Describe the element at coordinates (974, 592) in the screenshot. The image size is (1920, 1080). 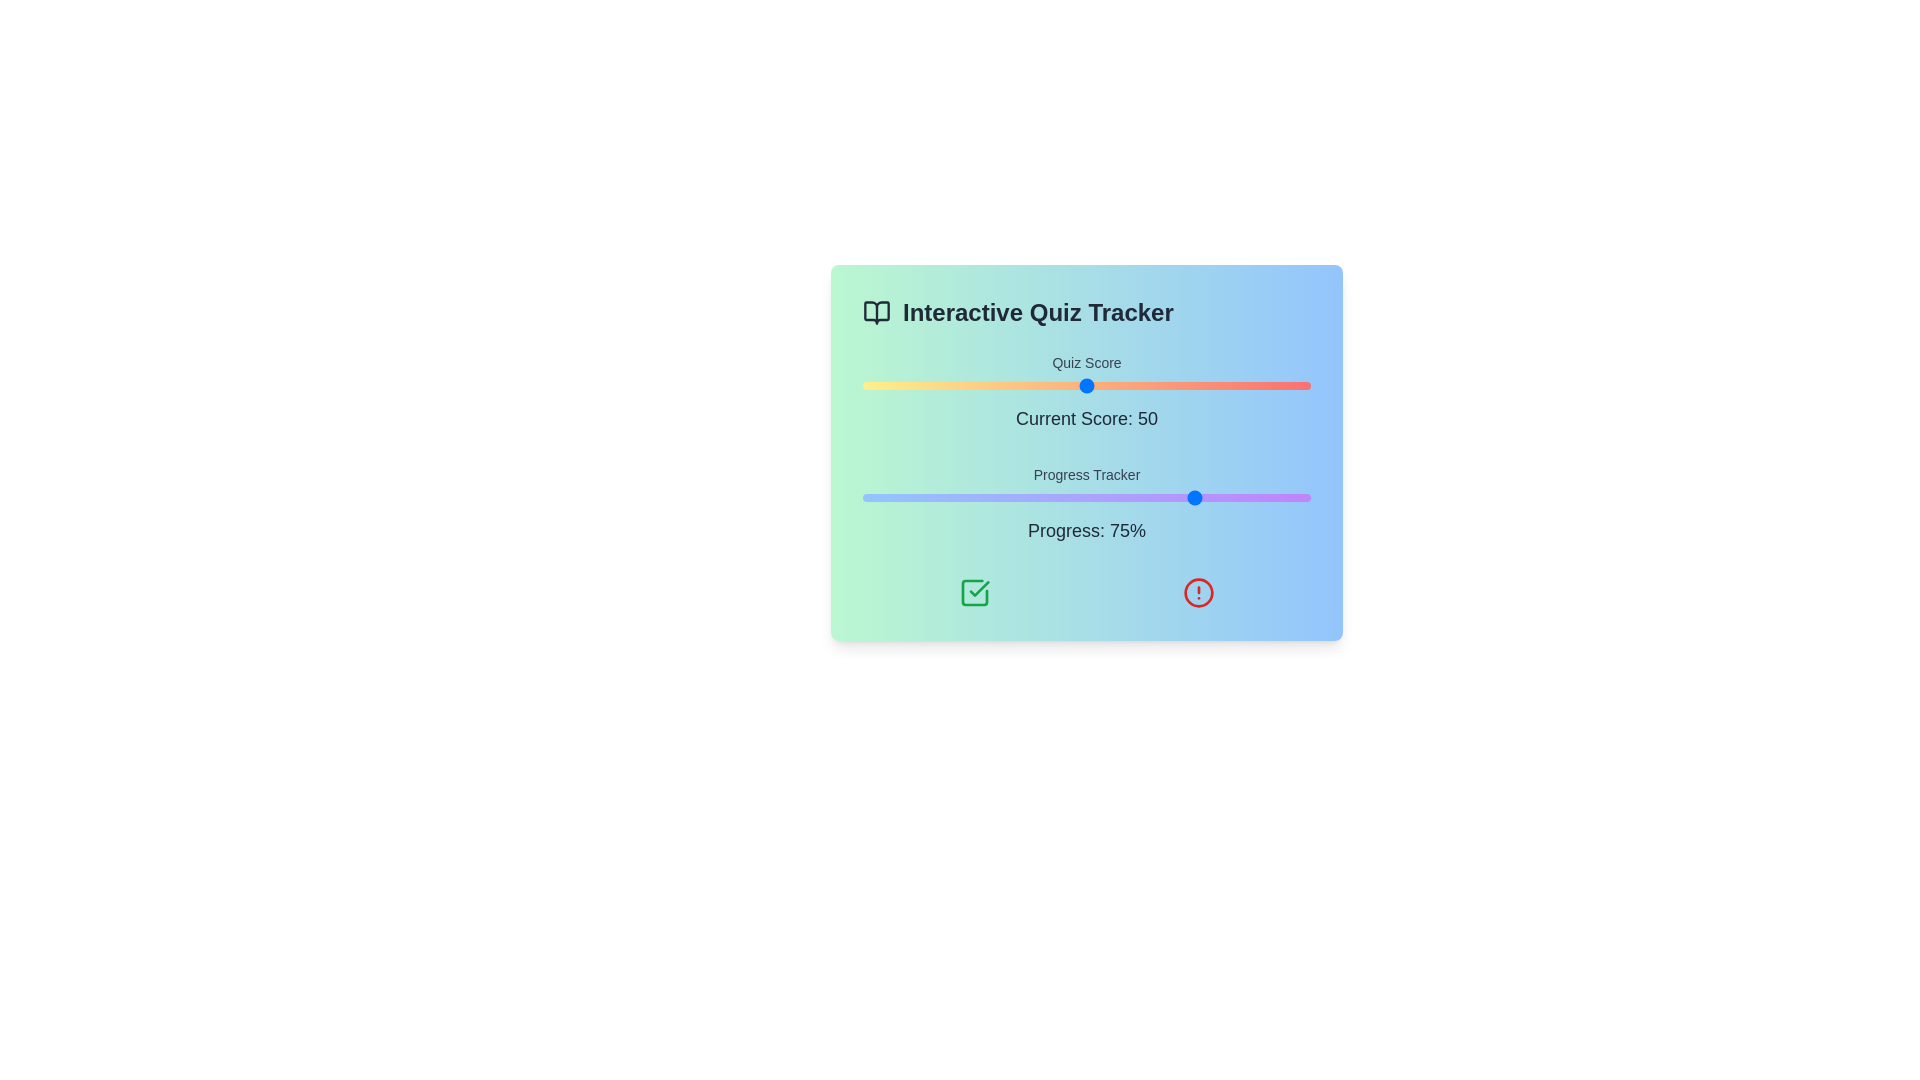
I see `the green checkmark icon to confirm the action` at that location.